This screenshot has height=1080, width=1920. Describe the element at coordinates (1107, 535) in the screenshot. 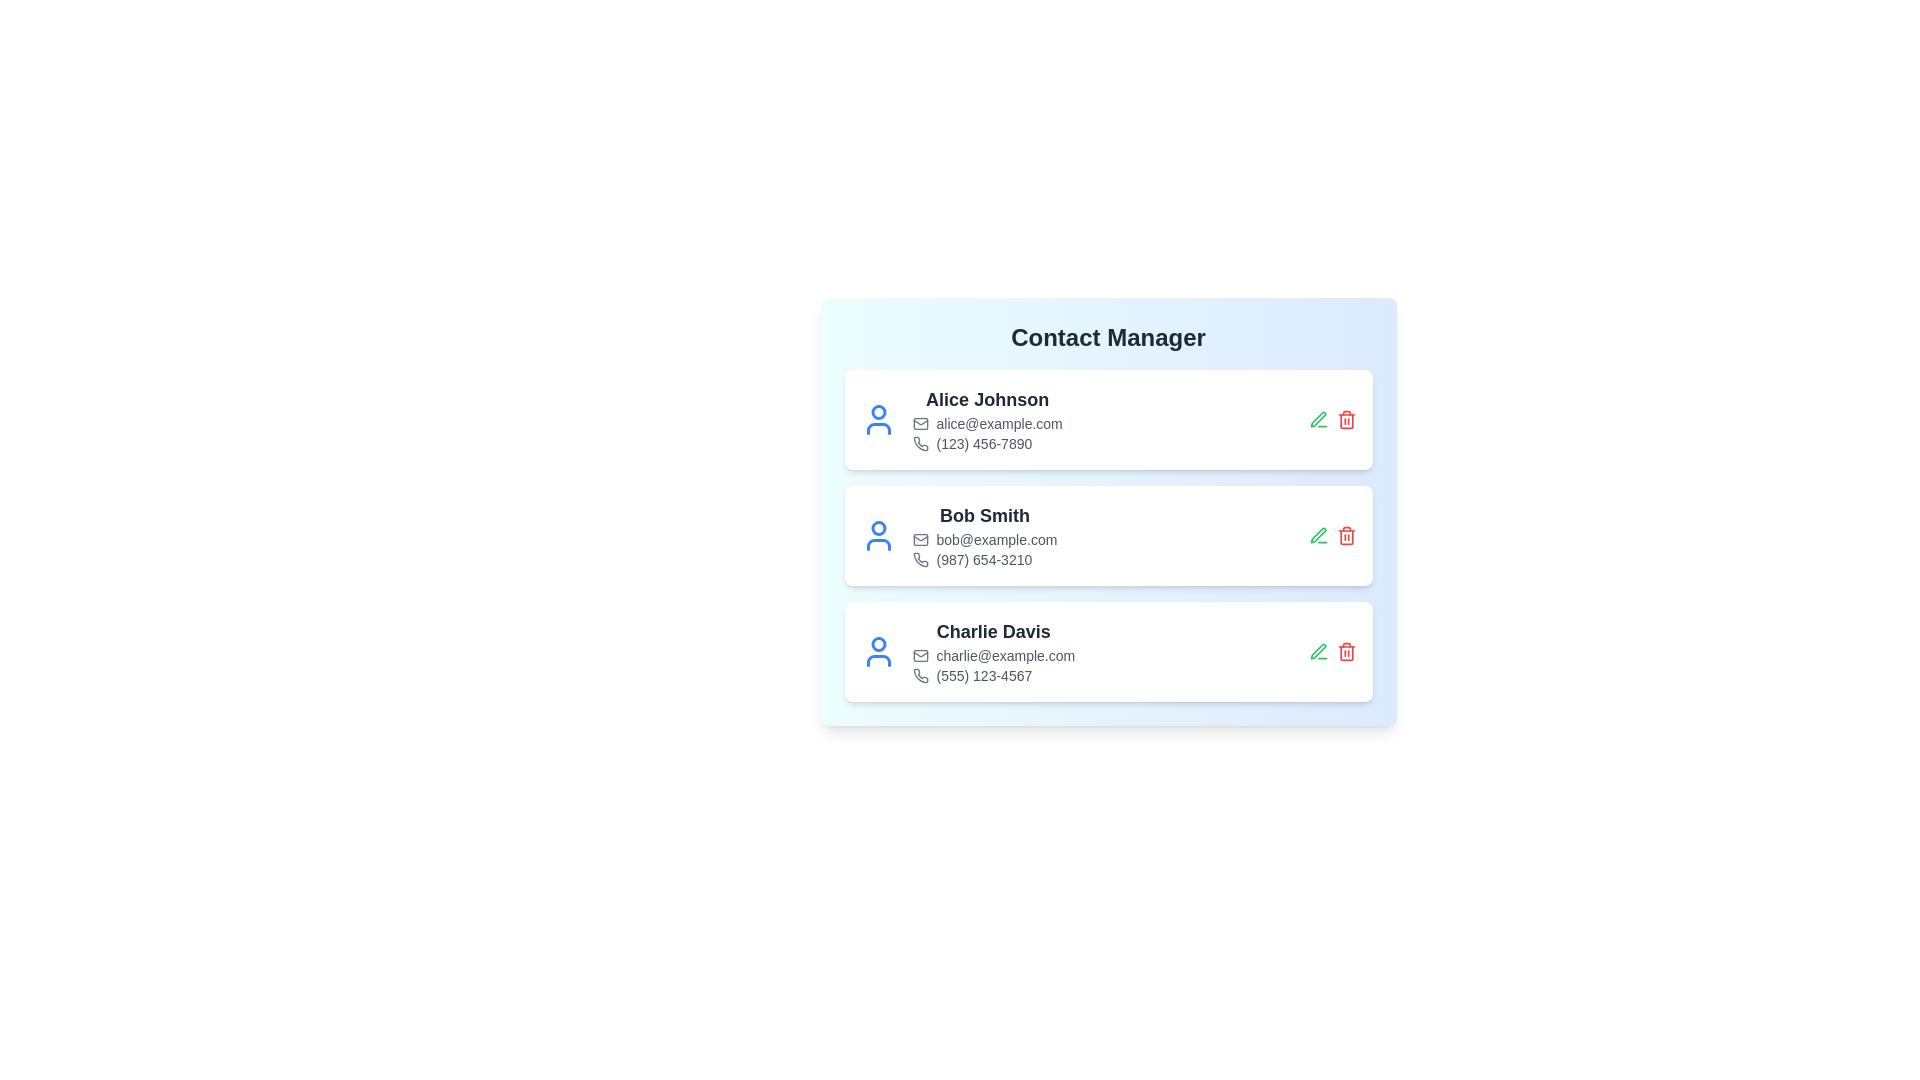

I see `the contact entry for Bob Smith to view their details` at that location.